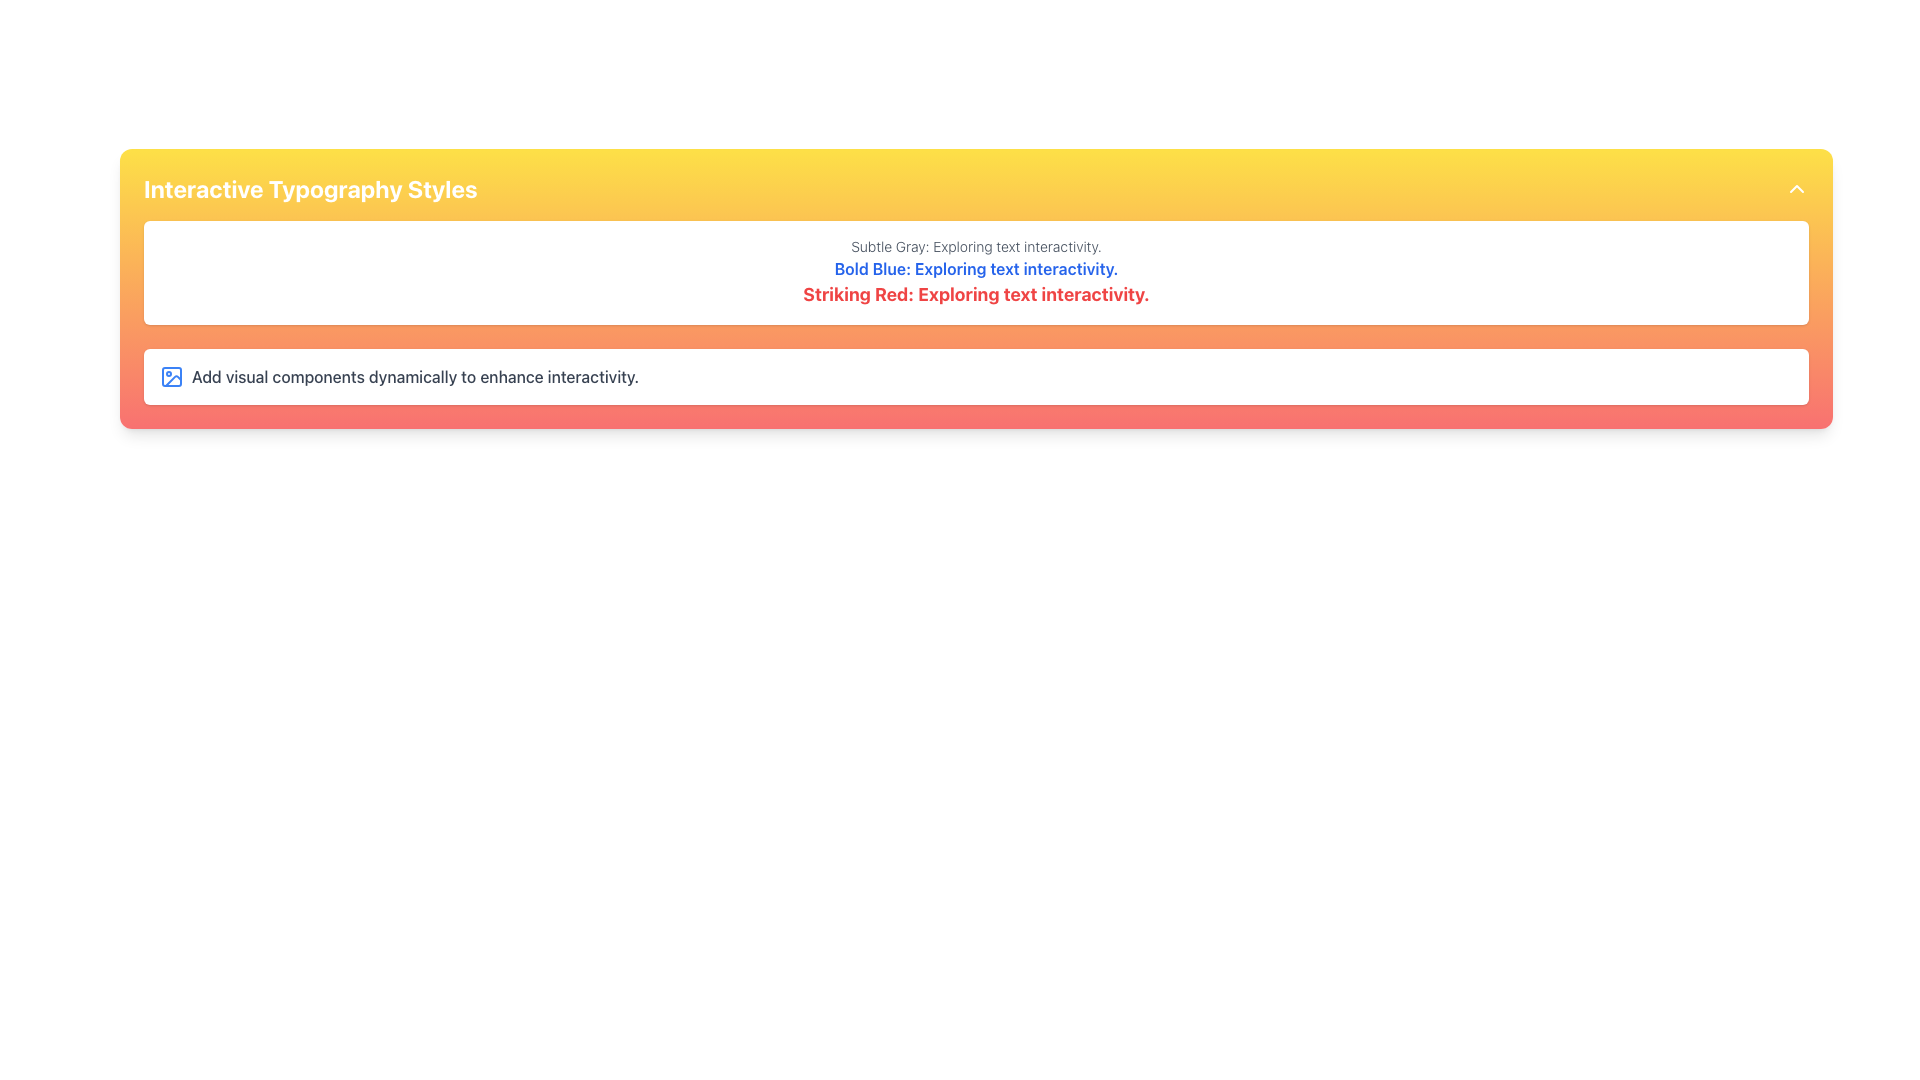  I want to click on the compact photograph icon, styled in blue with a rounded rectangular frame and circular detail, located near the left edge of the section containing the text 'Add visual components dynamically to enhance interactivity.', so click(172, 377).